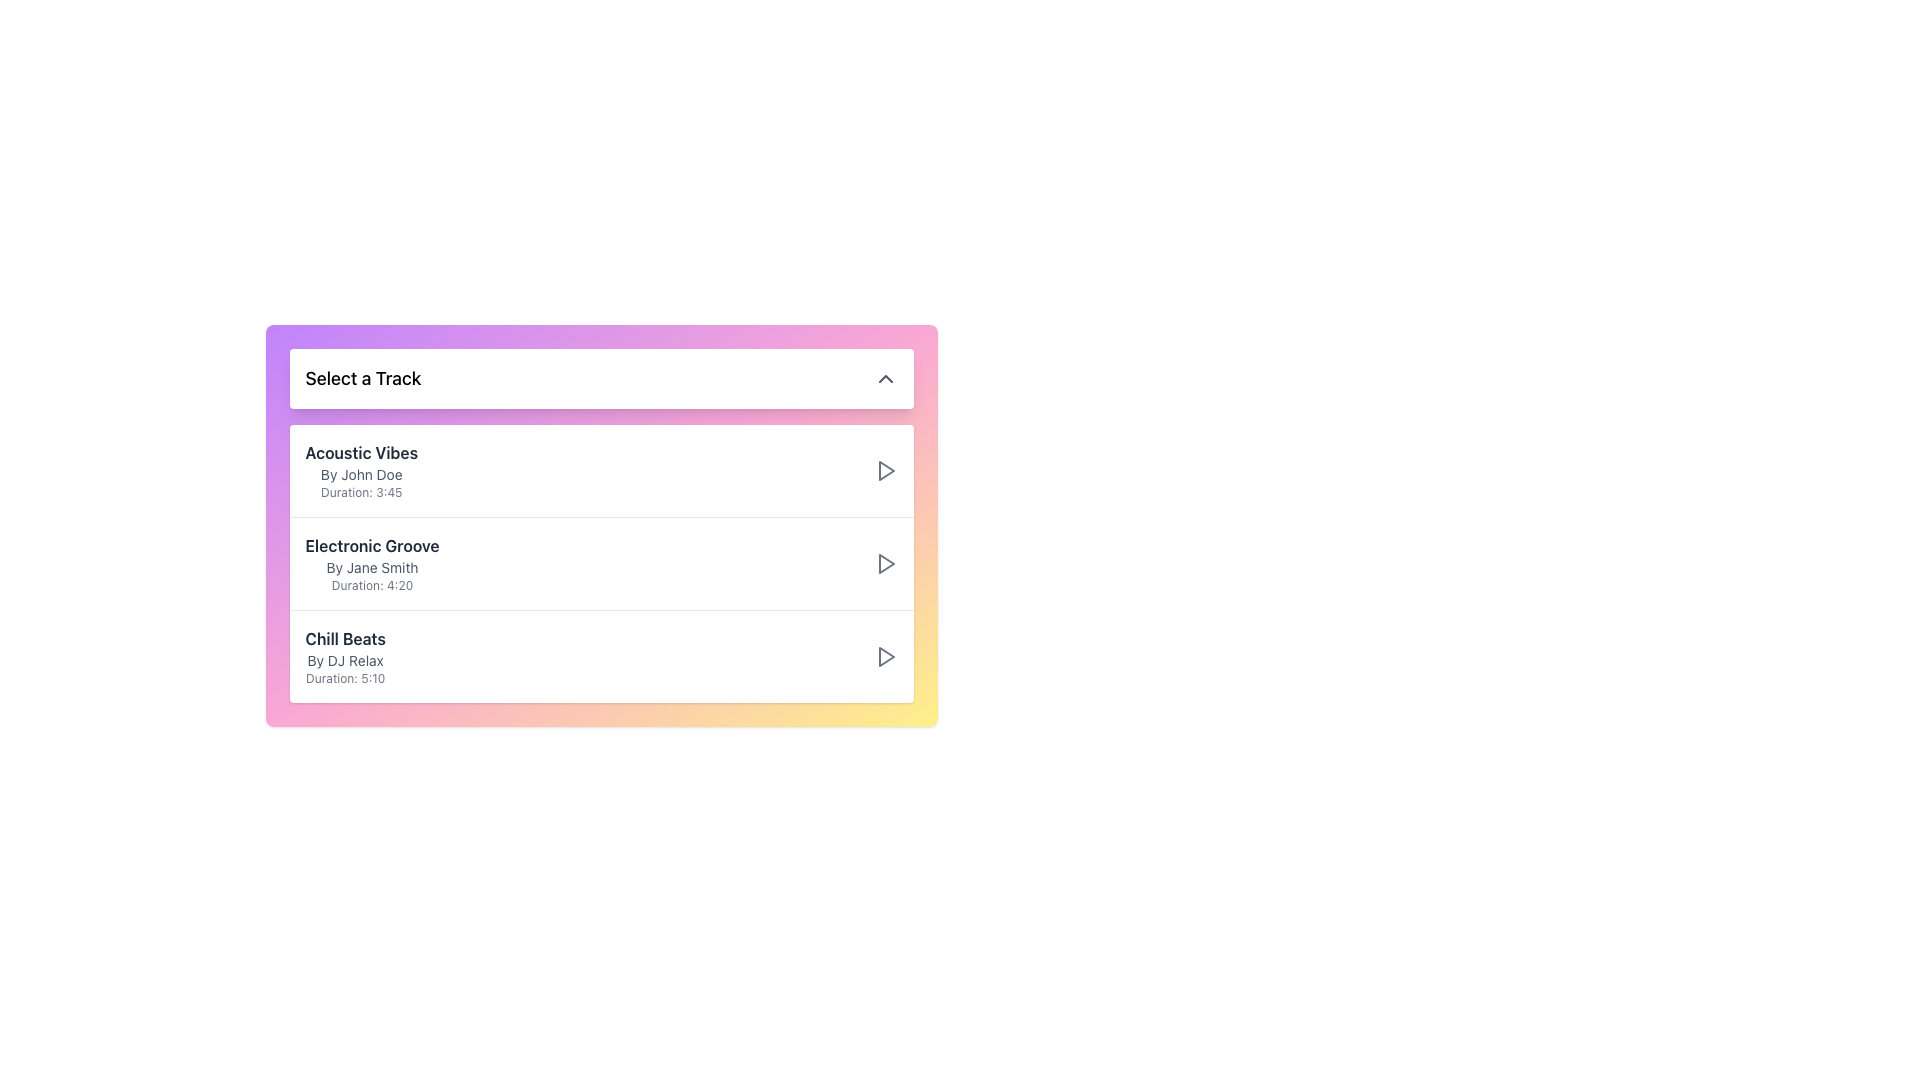 The image size is (1920, 1080). I want to click on the text label displaying the author or artist name for the track 'Acoustic Vibes', which is located between 'Acoustic Vibes' and 'Duration: 3:45', so click(361, 474).